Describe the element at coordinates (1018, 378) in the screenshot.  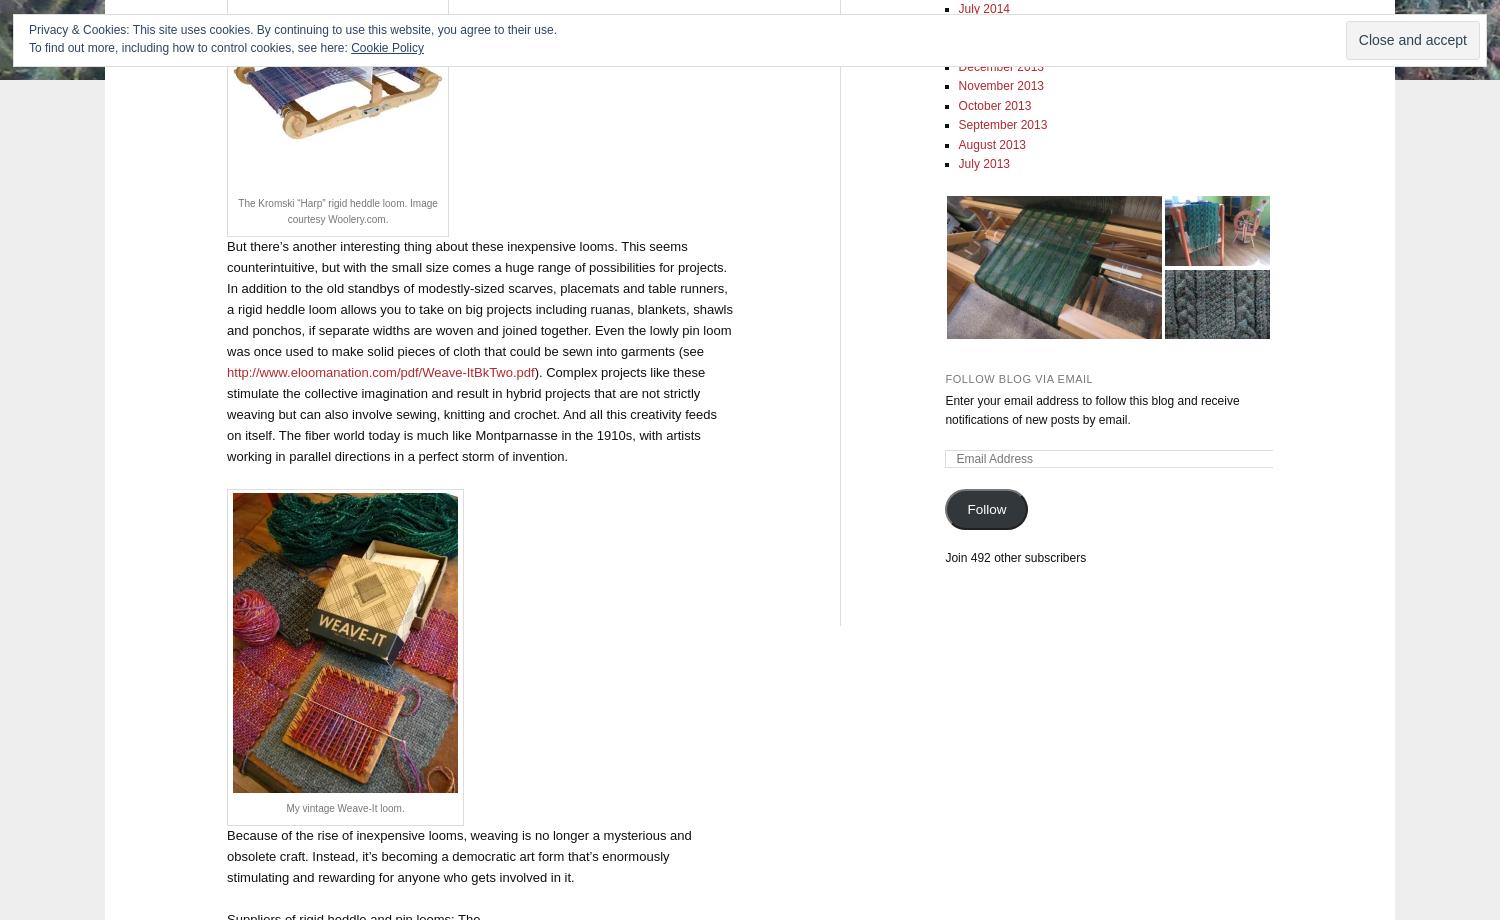
I see `'Follow Blog via Email'` at that location.